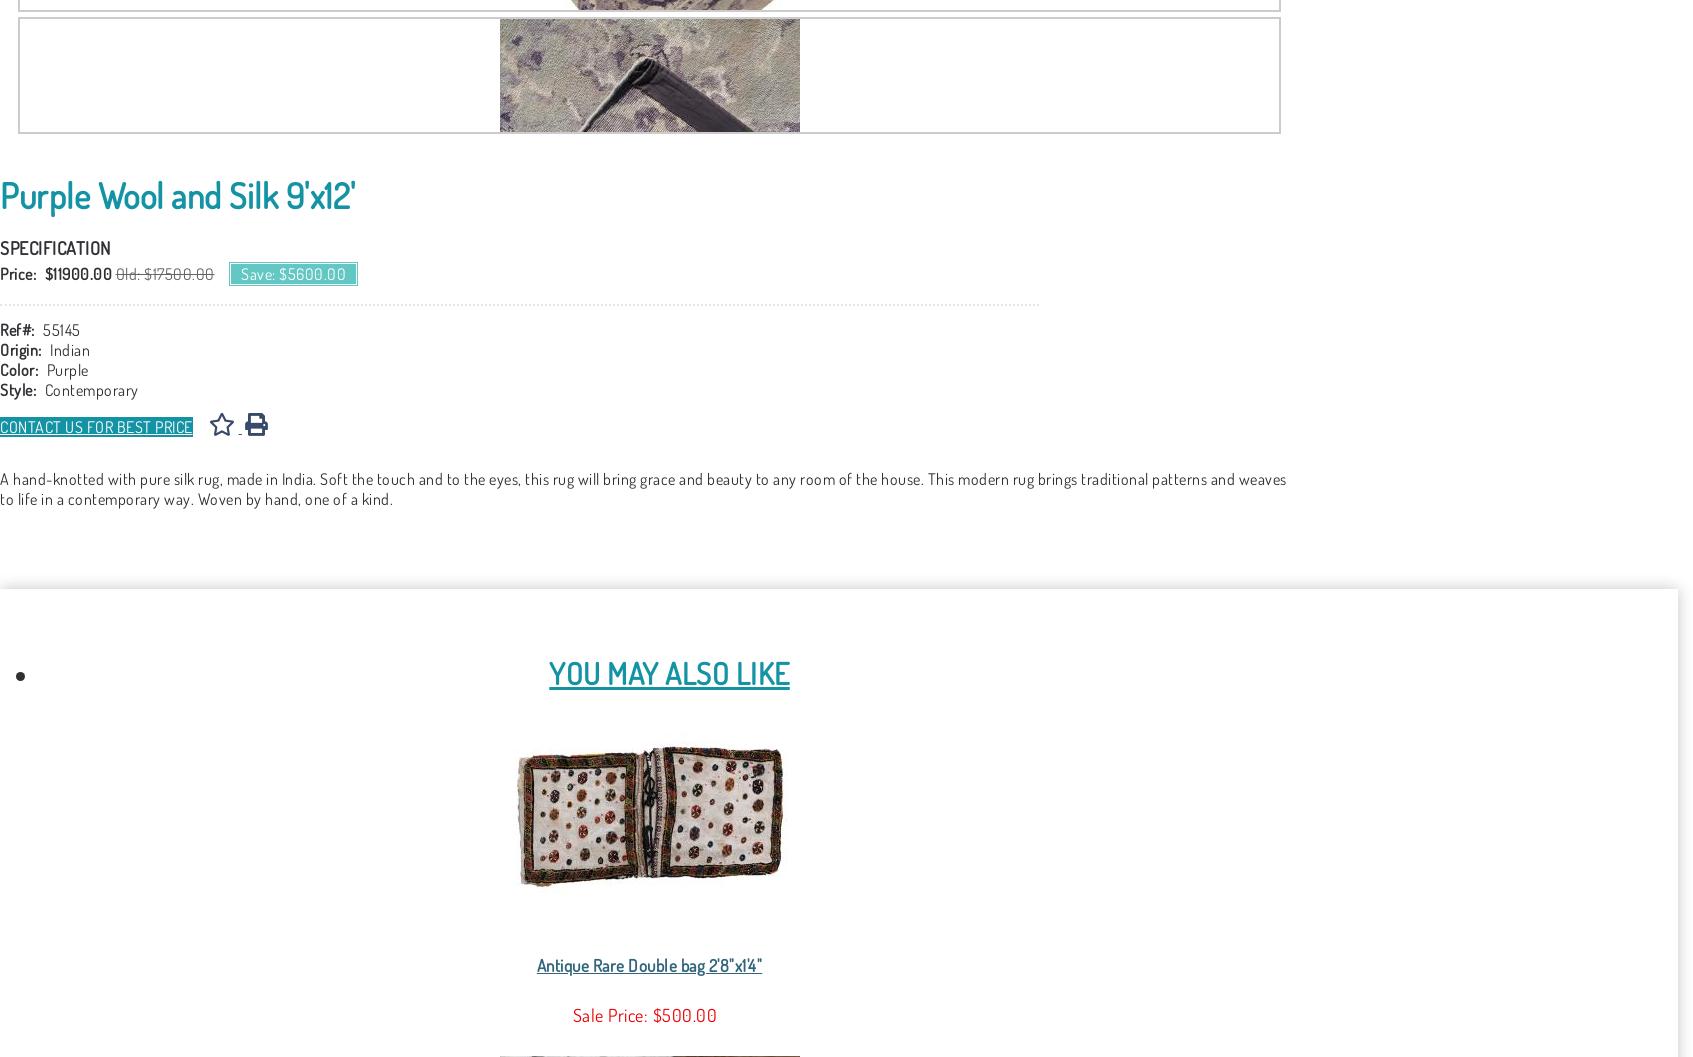 The image size is (1693, 1057). Describe the element at coordinates (0, 349) in the screenshot. I see `'Origin:'` at that location.